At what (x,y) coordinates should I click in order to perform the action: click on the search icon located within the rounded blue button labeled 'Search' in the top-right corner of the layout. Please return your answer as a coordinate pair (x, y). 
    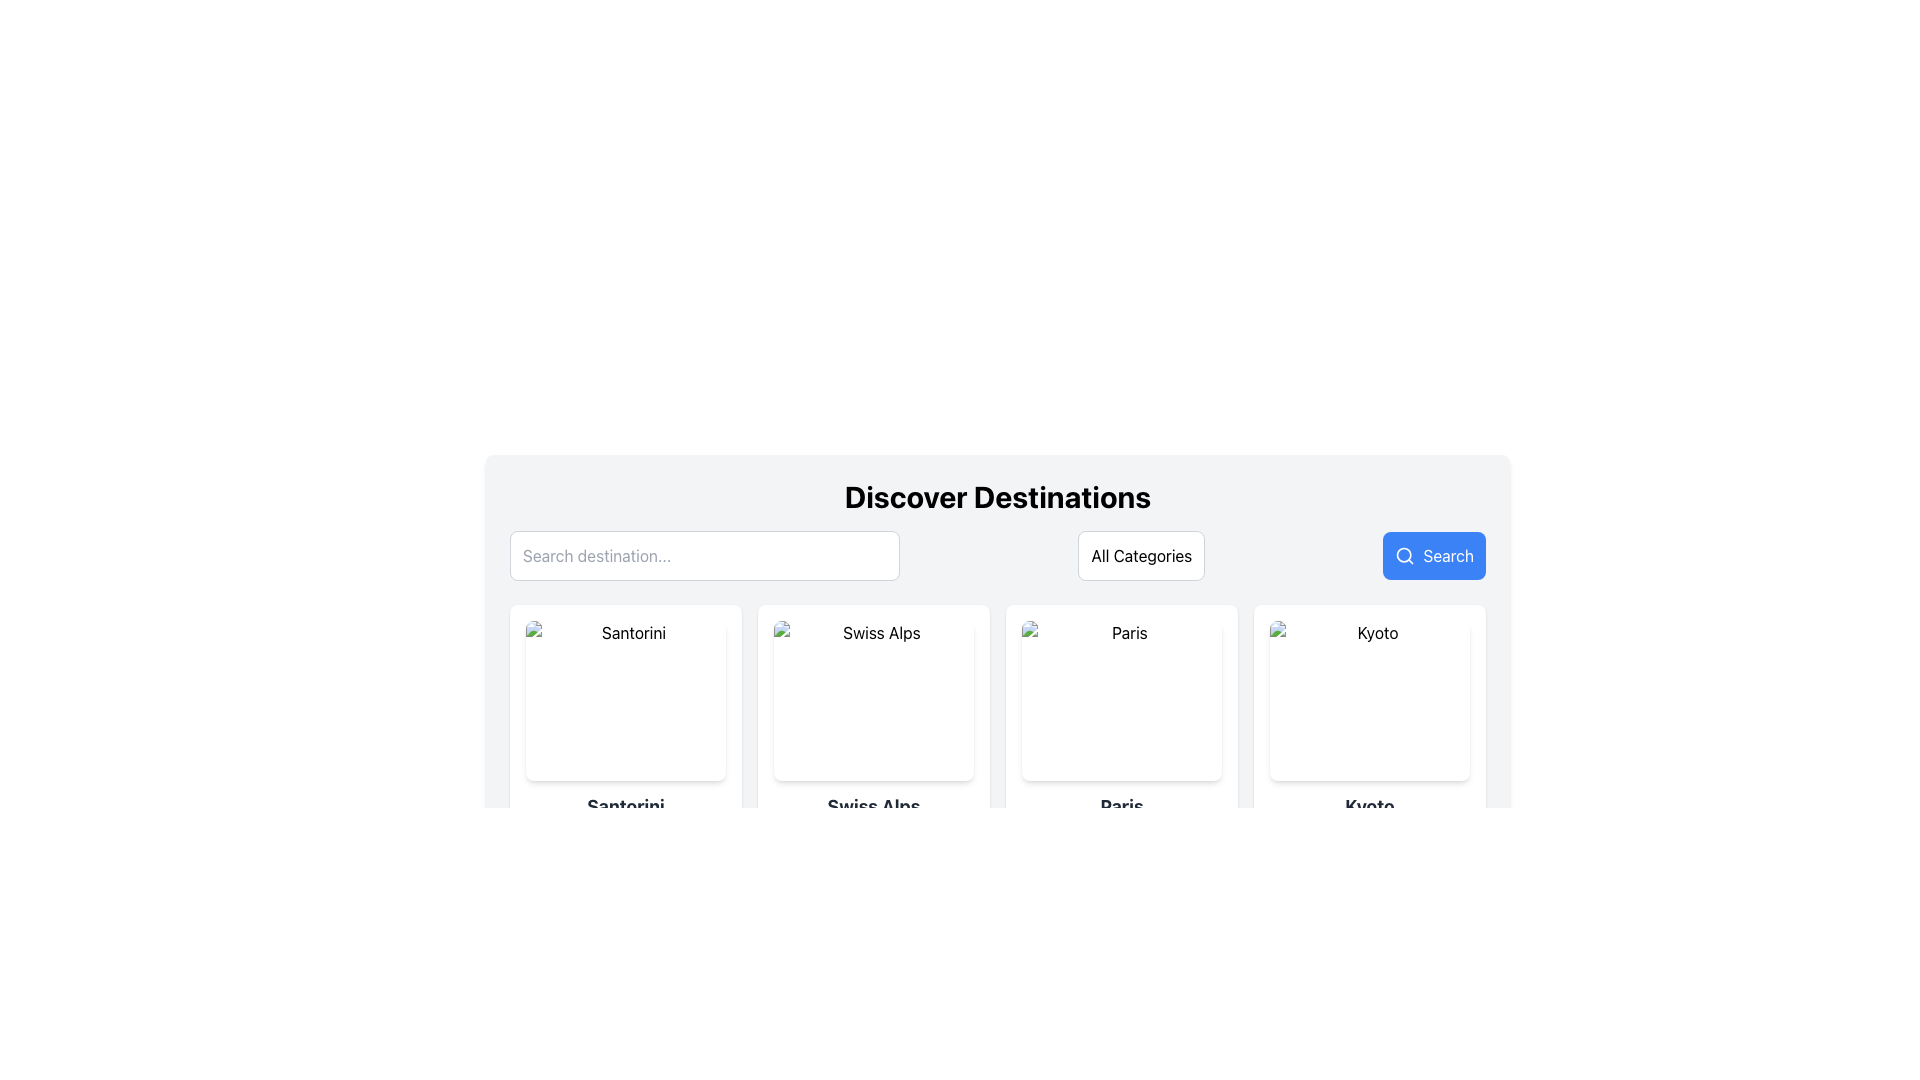
    Looking at the image, I should click on (1404, 555).